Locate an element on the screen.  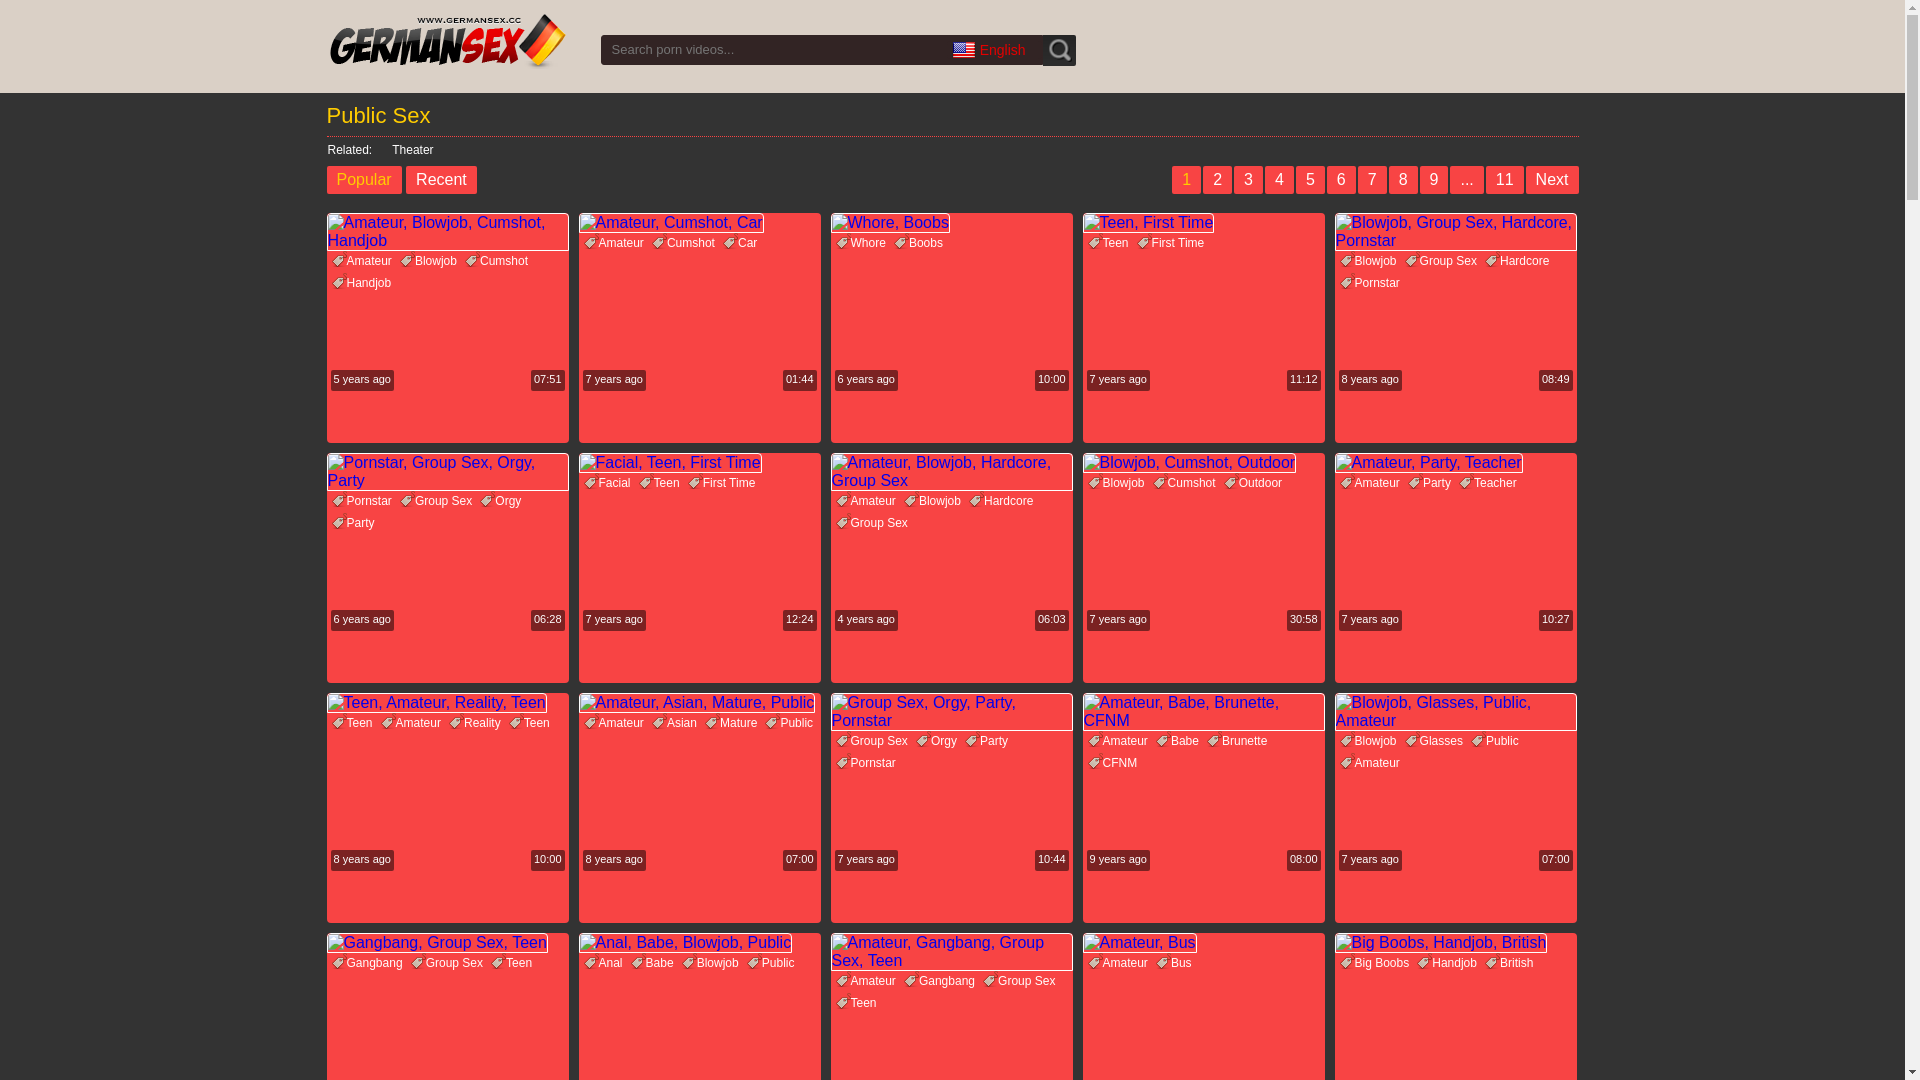
'Amateur, Babe, Brunette, CFNM' is located at coordinates (1202, 711).